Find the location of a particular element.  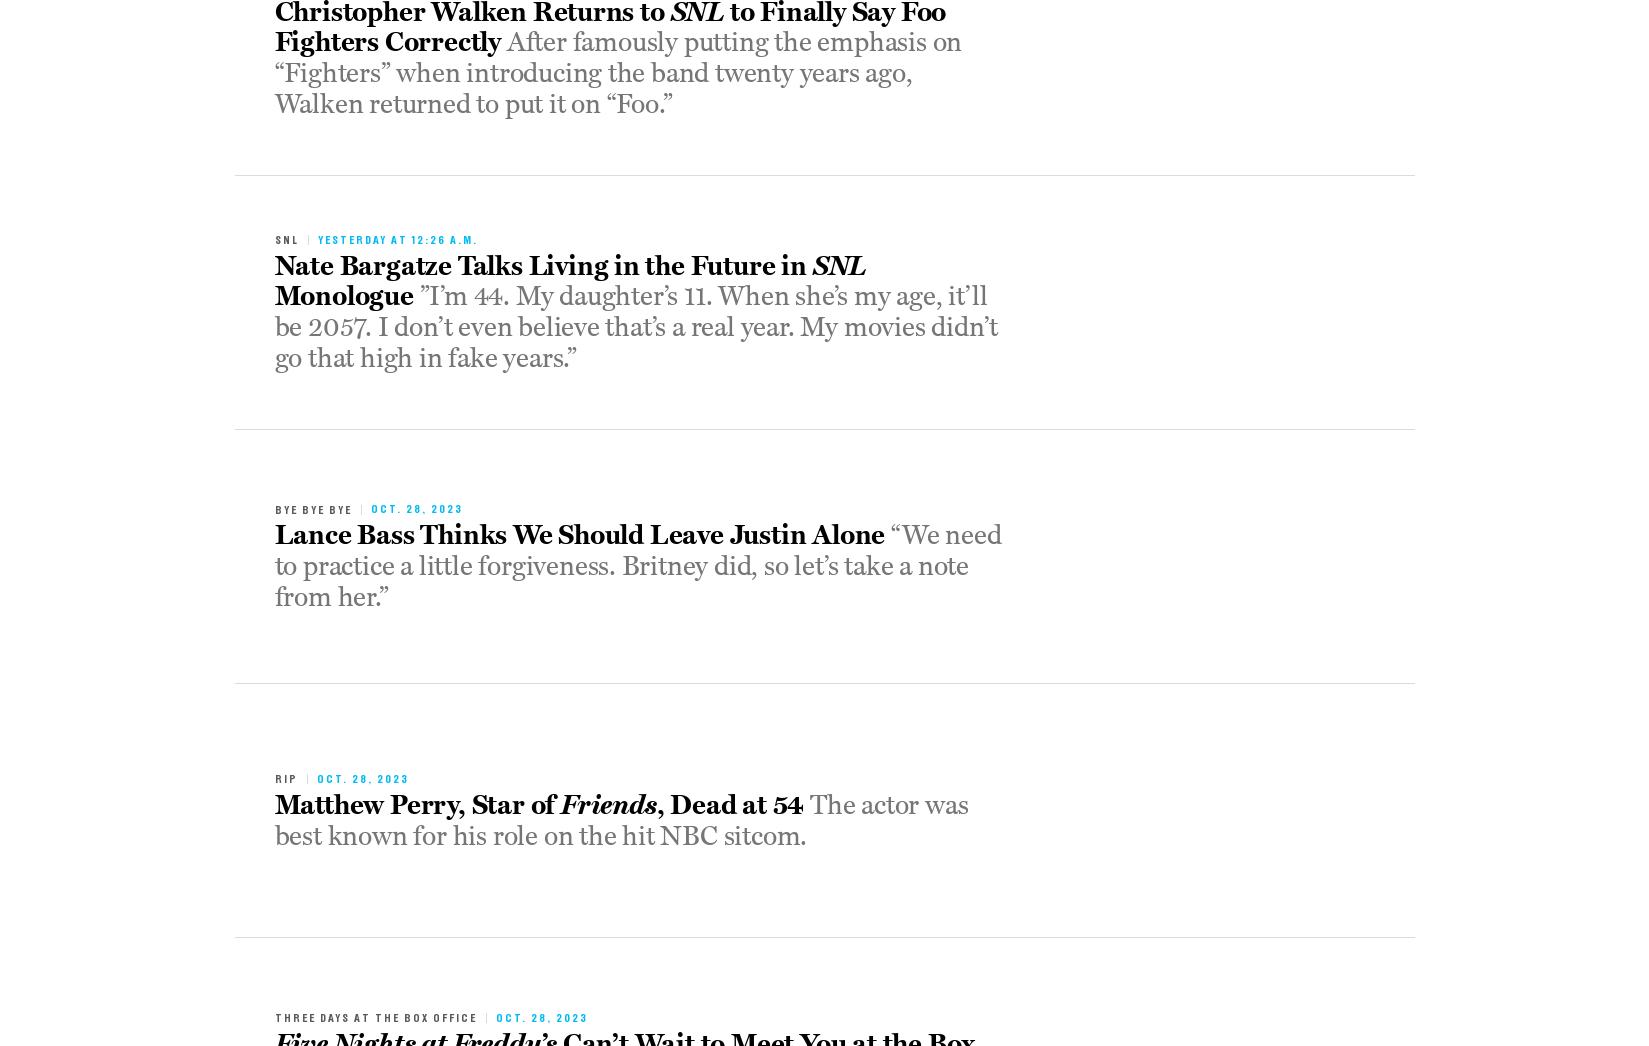

'snl' is located at coordinates (274, 238).